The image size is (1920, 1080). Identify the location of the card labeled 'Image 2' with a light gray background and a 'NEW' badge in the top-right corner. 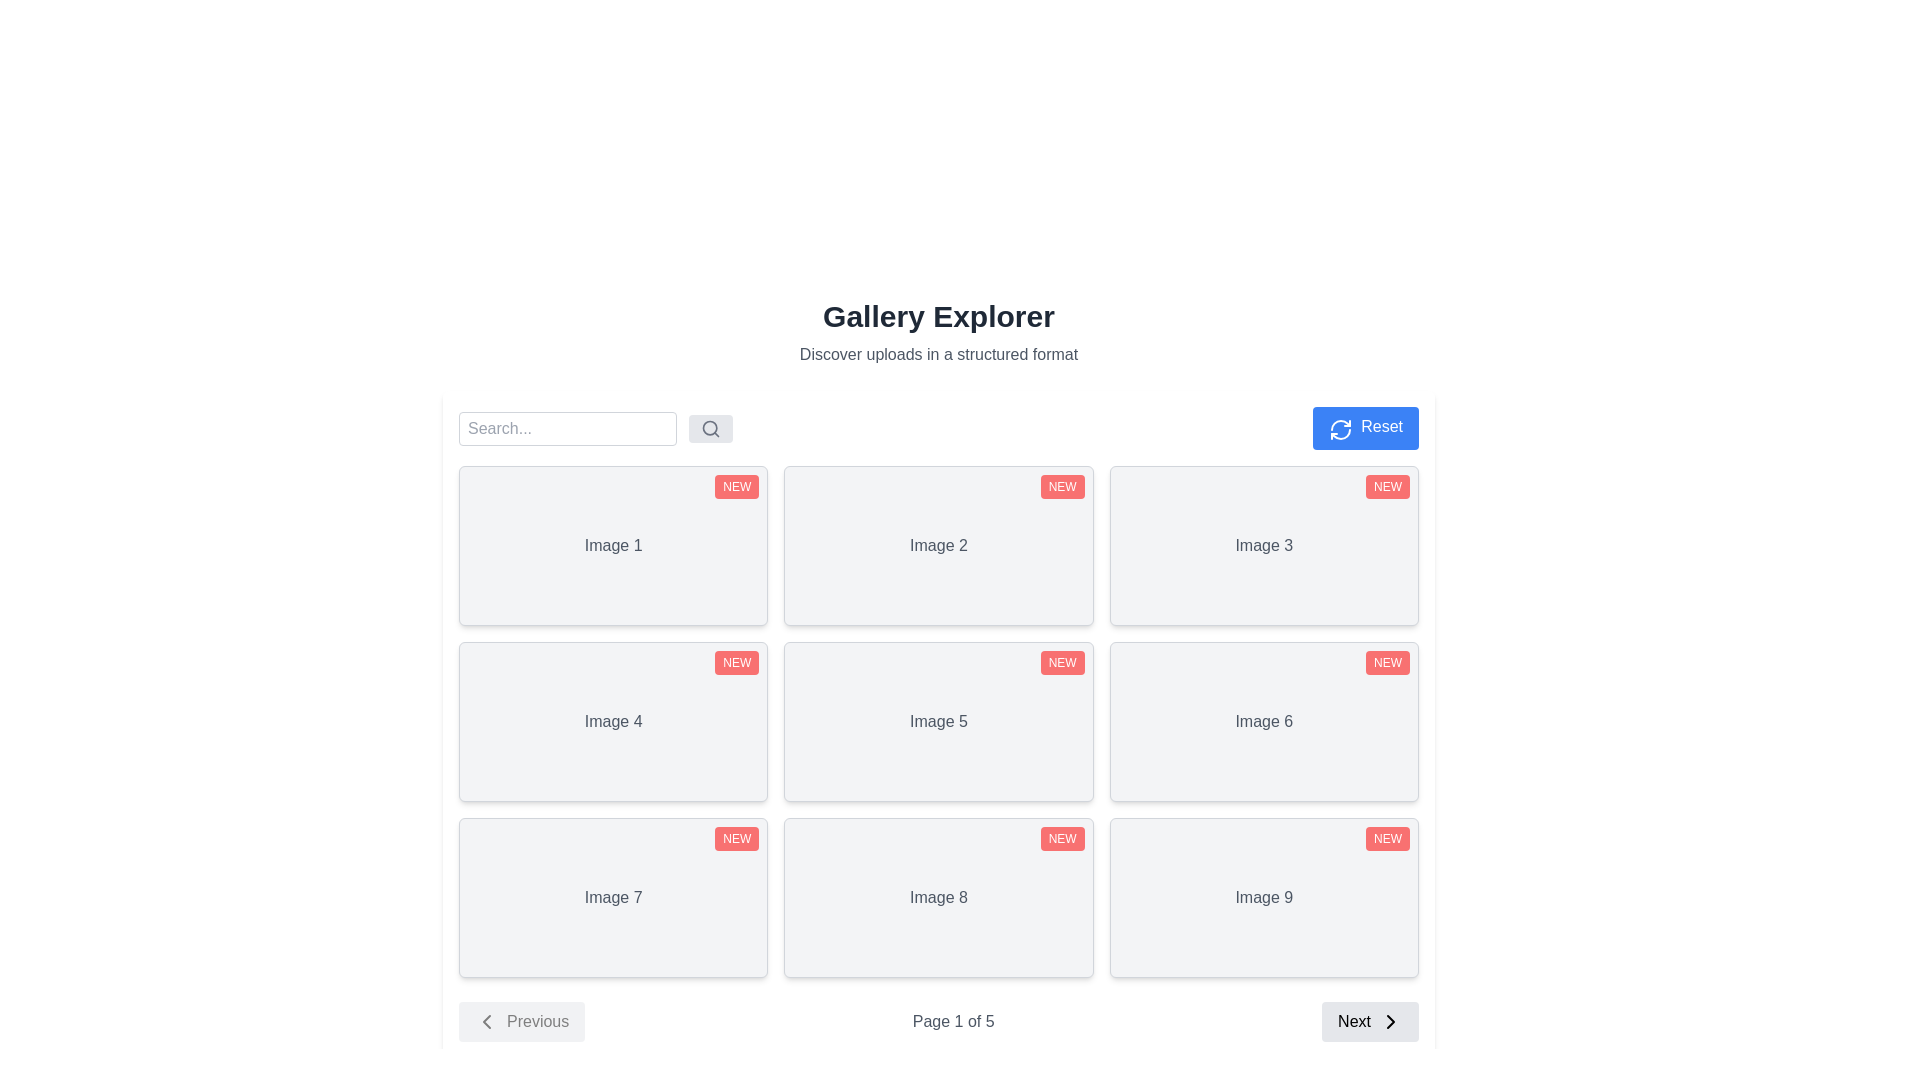
(938, 546).